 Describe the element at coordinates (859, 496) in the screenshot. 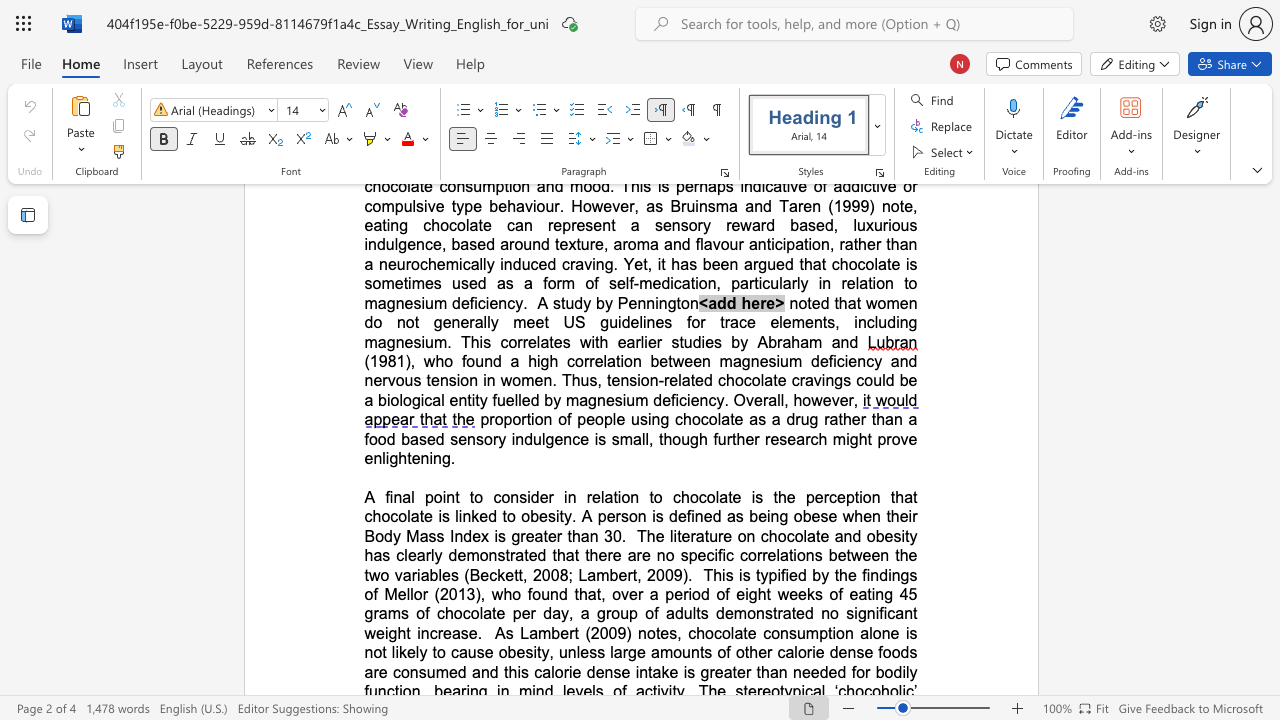

I see `the subset text "io" within the text "perception"` at that location.